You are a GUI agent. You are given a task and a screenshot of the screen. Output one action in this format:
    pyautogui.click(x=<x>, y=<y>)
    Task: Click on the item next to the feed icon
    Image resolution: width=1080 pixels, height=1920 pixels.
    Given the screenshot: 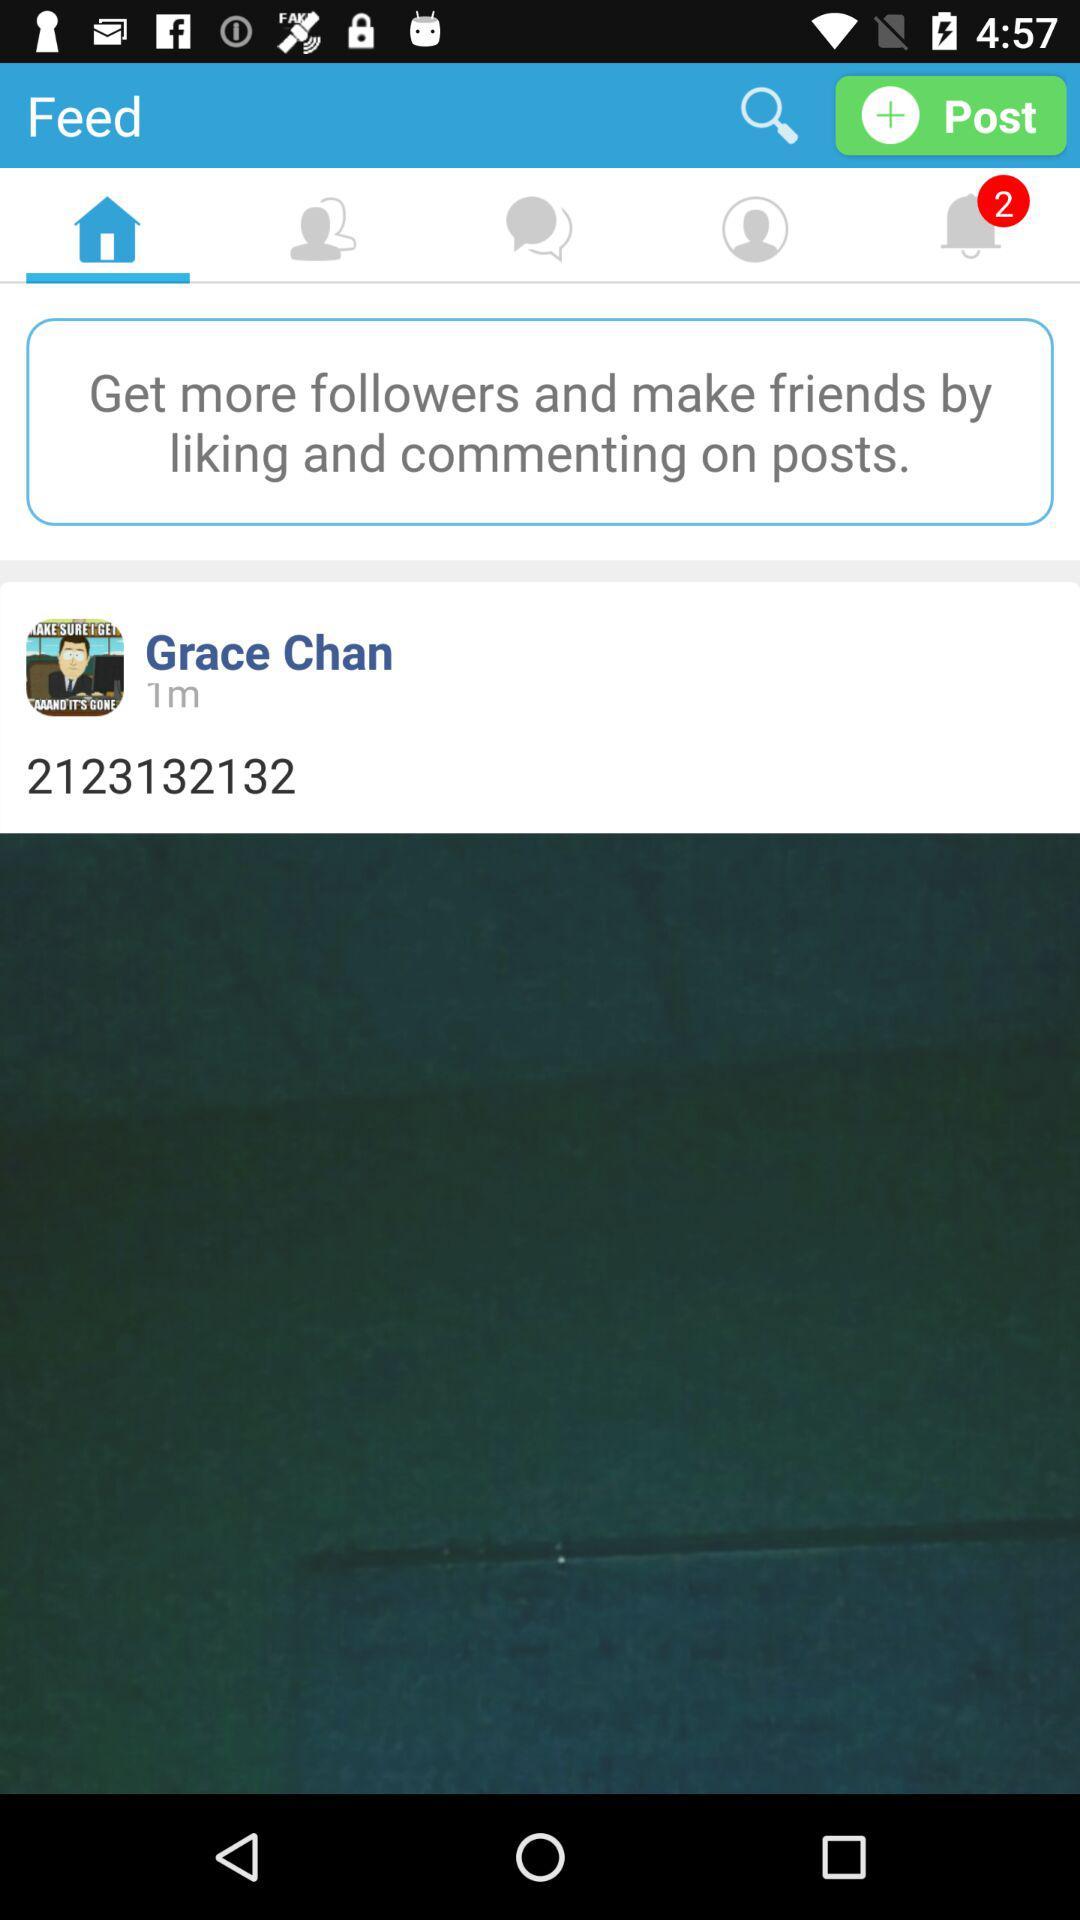 What is the action you would take?
    pyautogui.click(x=768, y=114)
    